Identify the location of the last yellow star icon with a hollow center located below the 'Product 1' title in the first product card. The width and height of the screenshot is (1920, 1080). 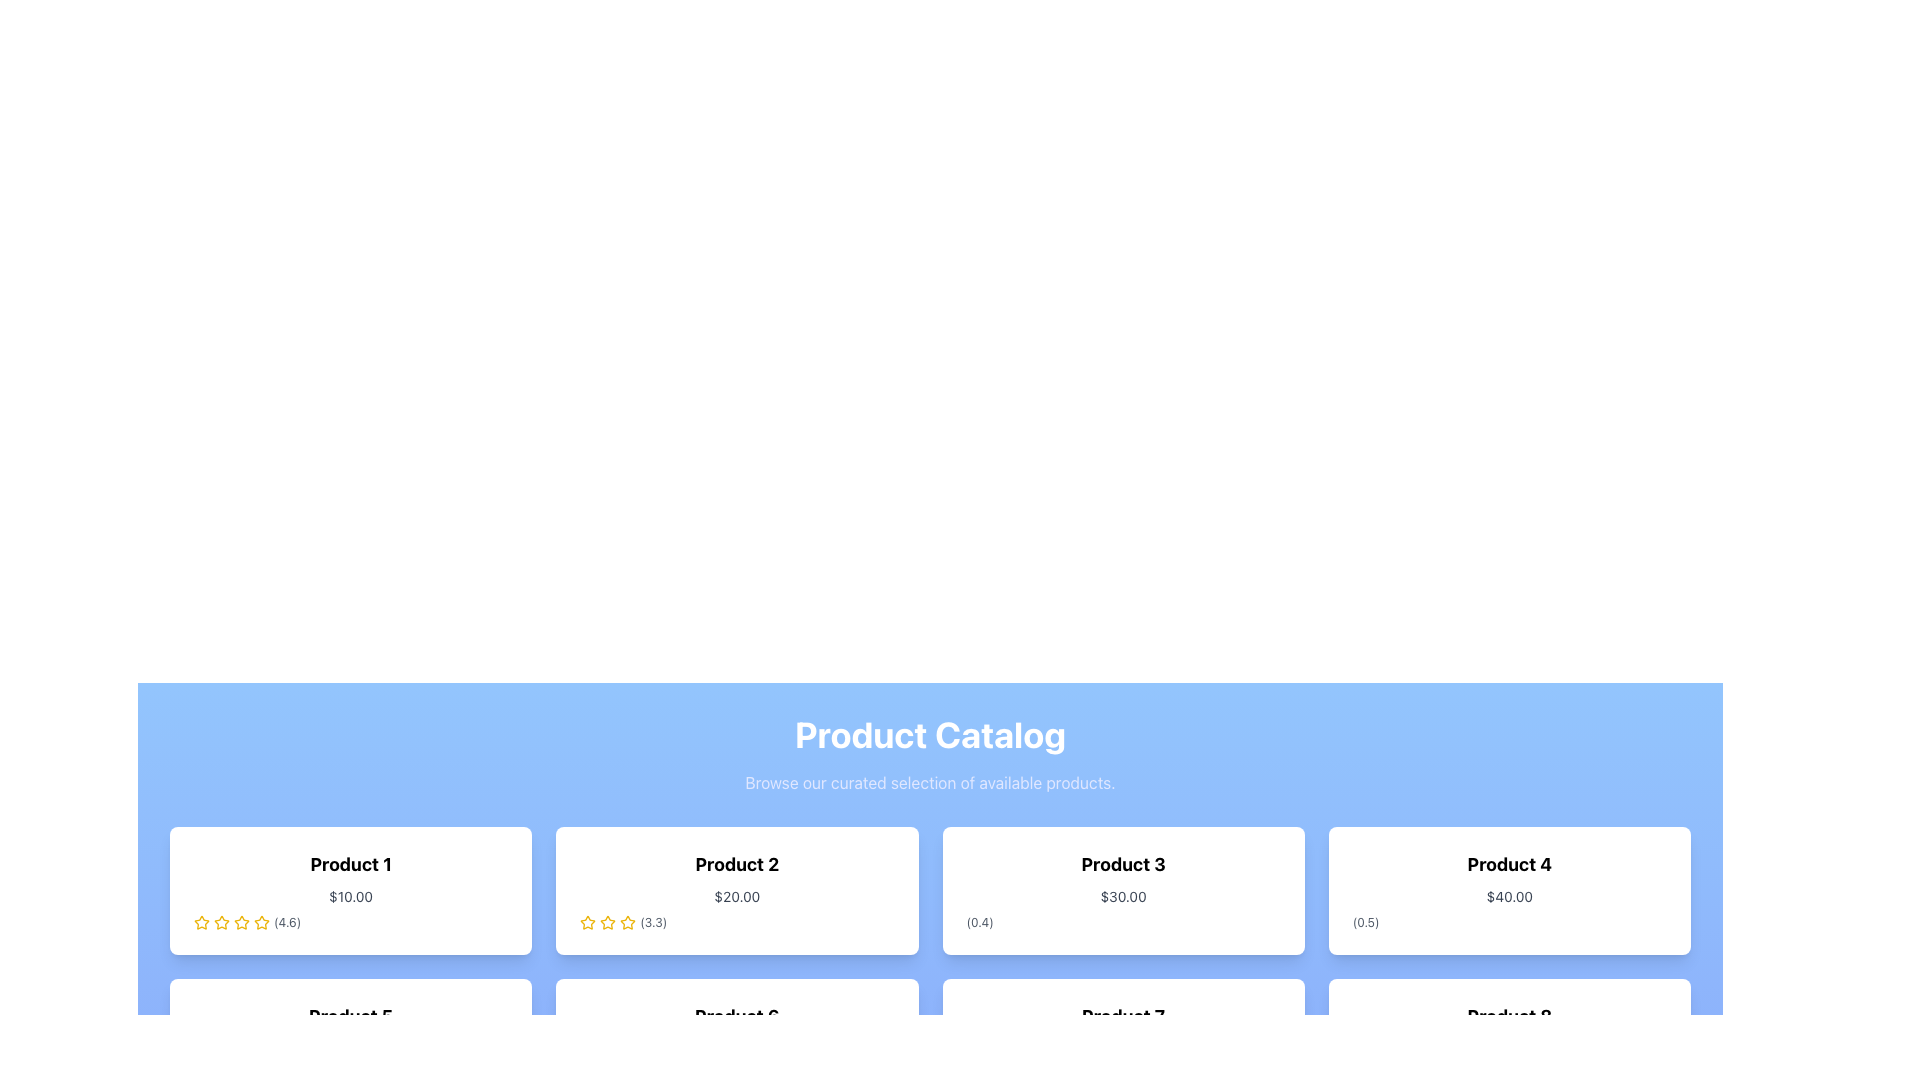
(261, 922).